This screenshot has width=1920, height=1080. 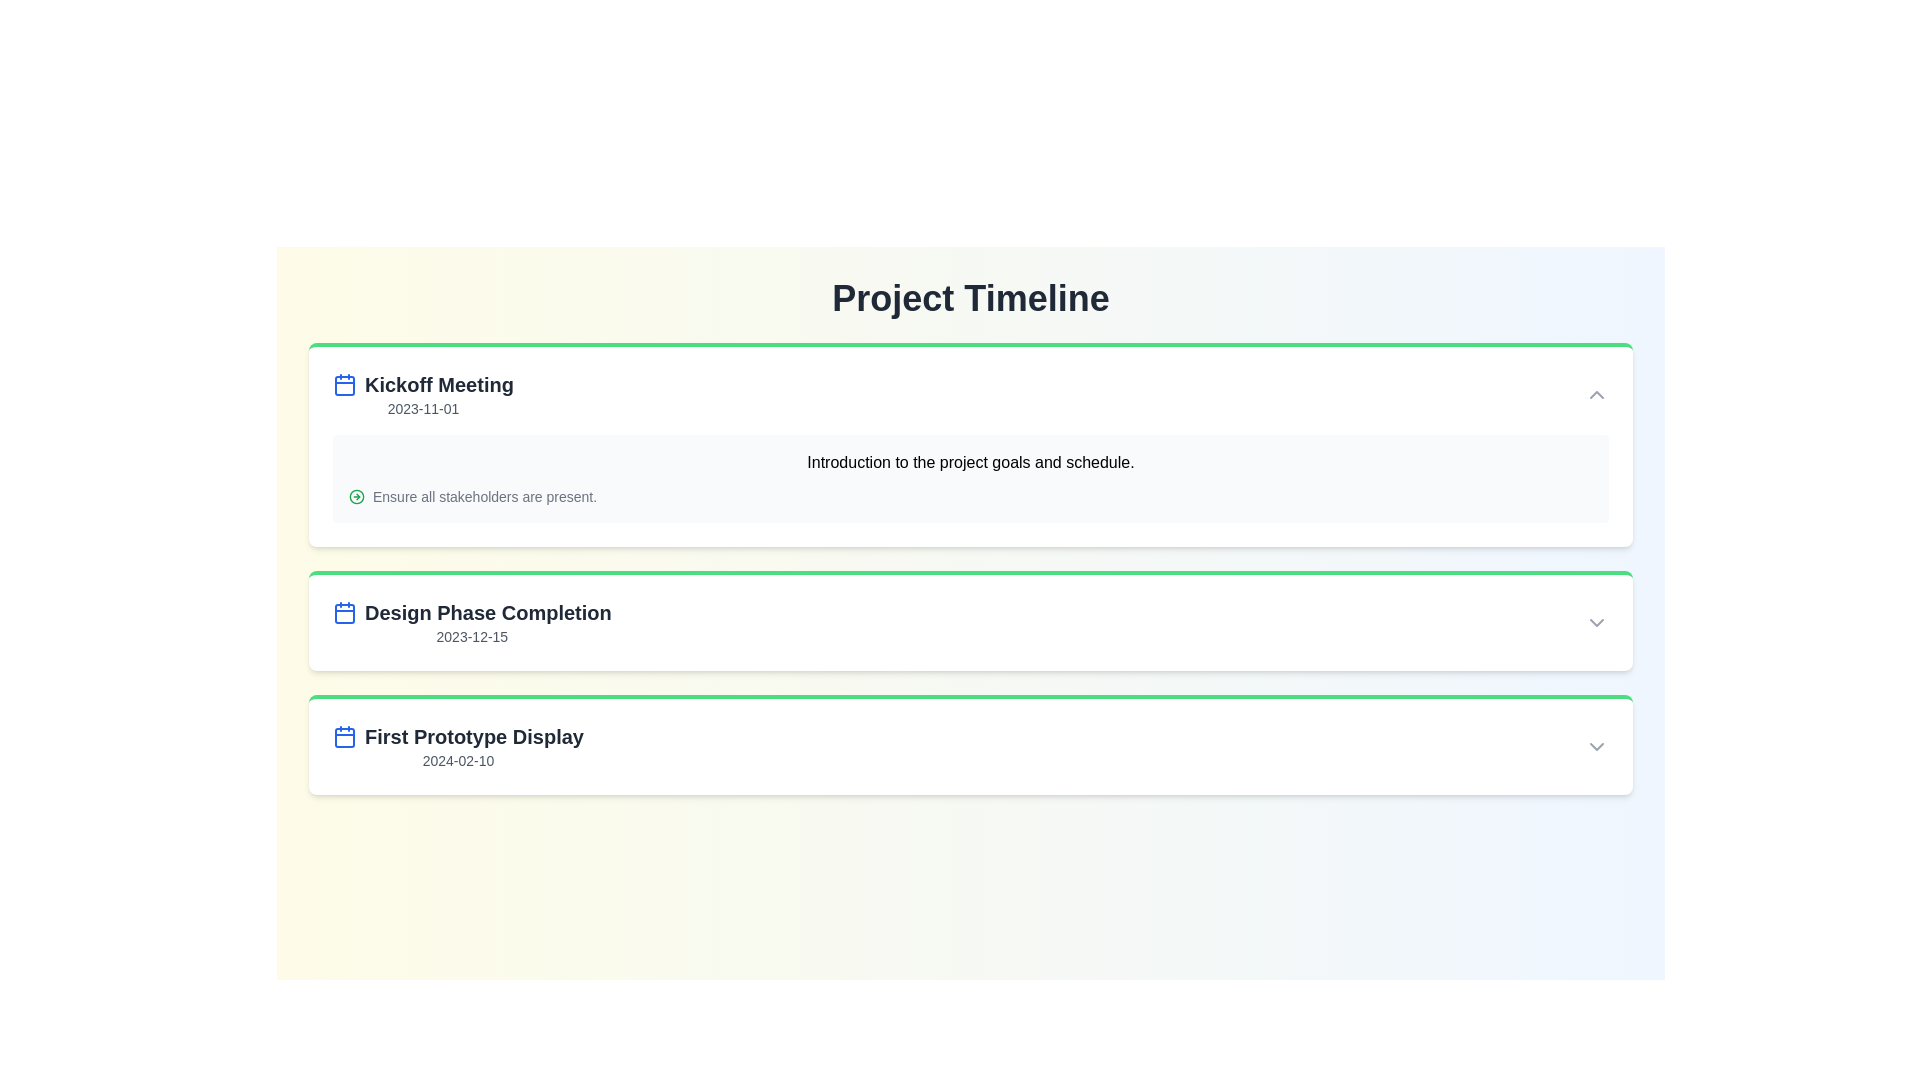 What do you see at coordinates (970, 478) in the screenshot?
I see `the Text block that provides detailed information about the goals and schedule of the project kickoff meeting, located in the 'Kickoff Meeting' section` at bounding box center [970, 478].